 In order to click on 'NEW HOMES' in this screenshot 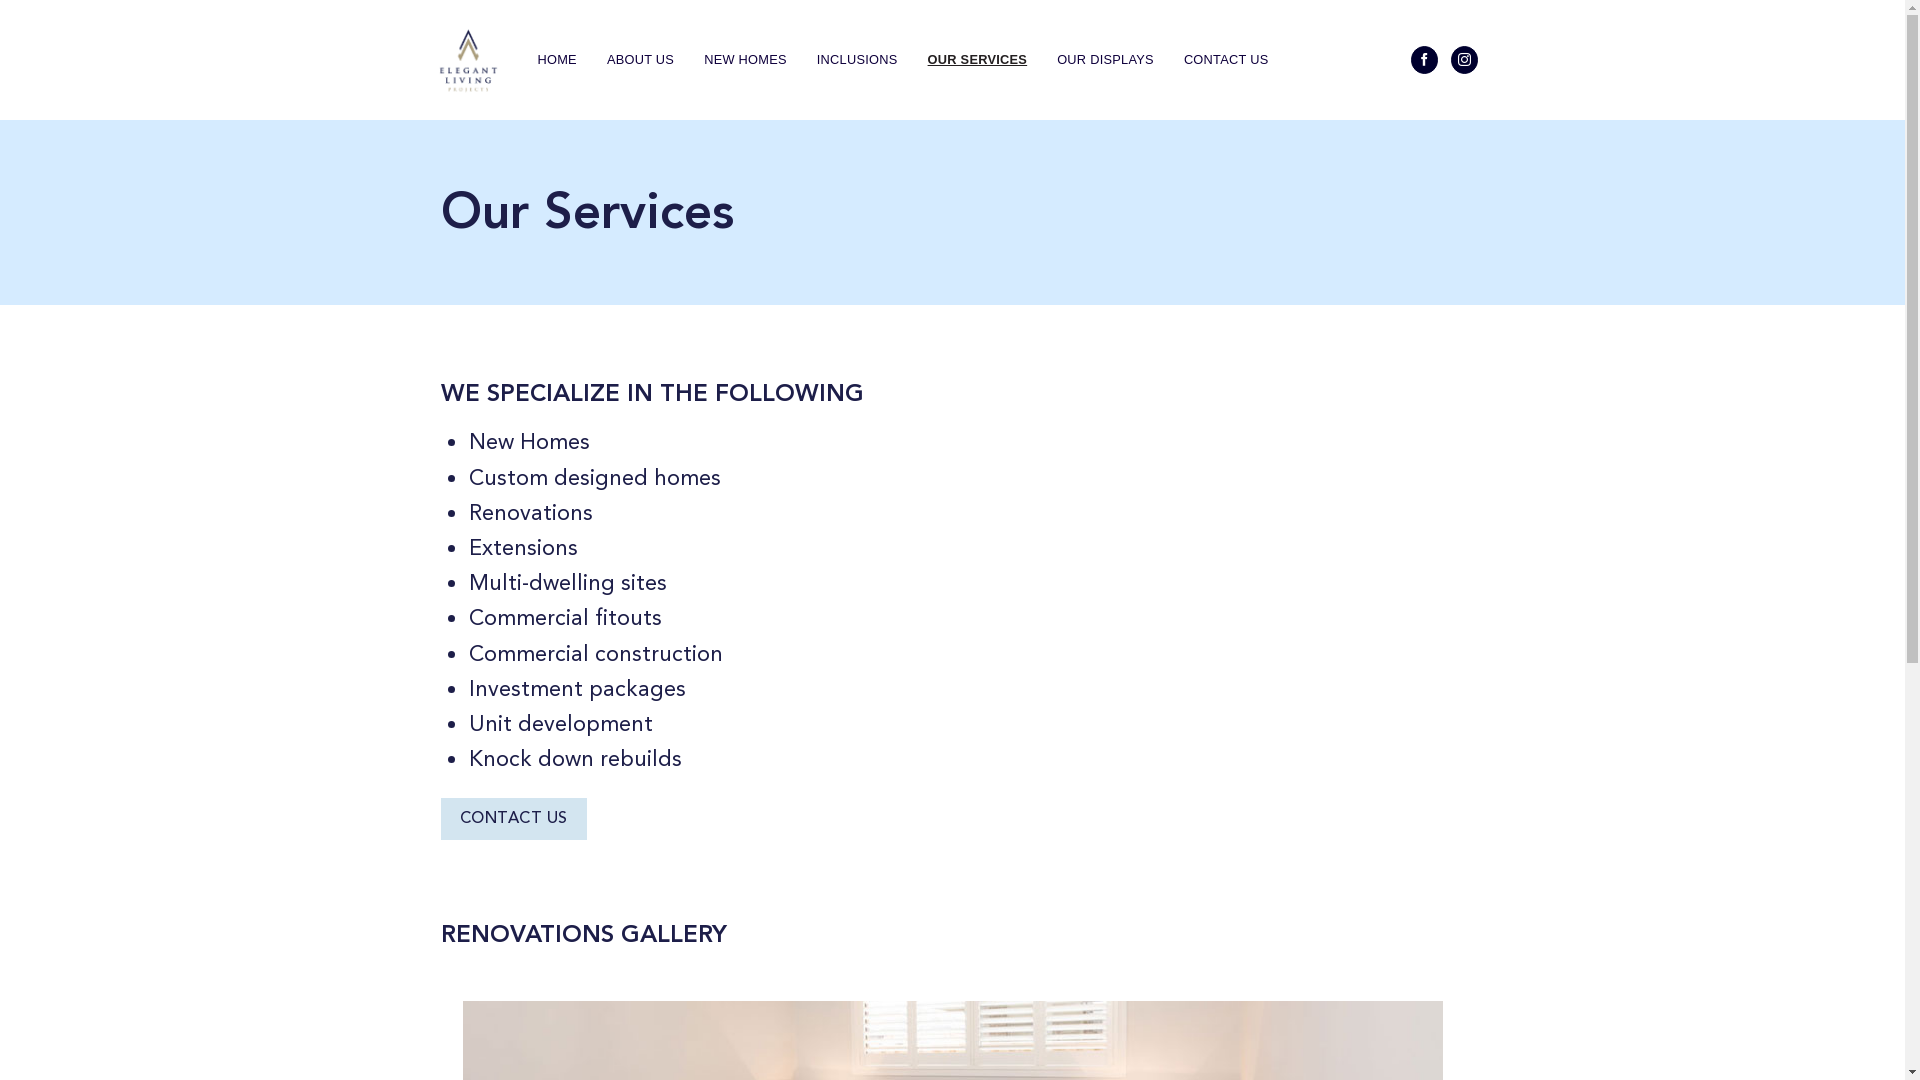, I will do `click(744, 59)`.